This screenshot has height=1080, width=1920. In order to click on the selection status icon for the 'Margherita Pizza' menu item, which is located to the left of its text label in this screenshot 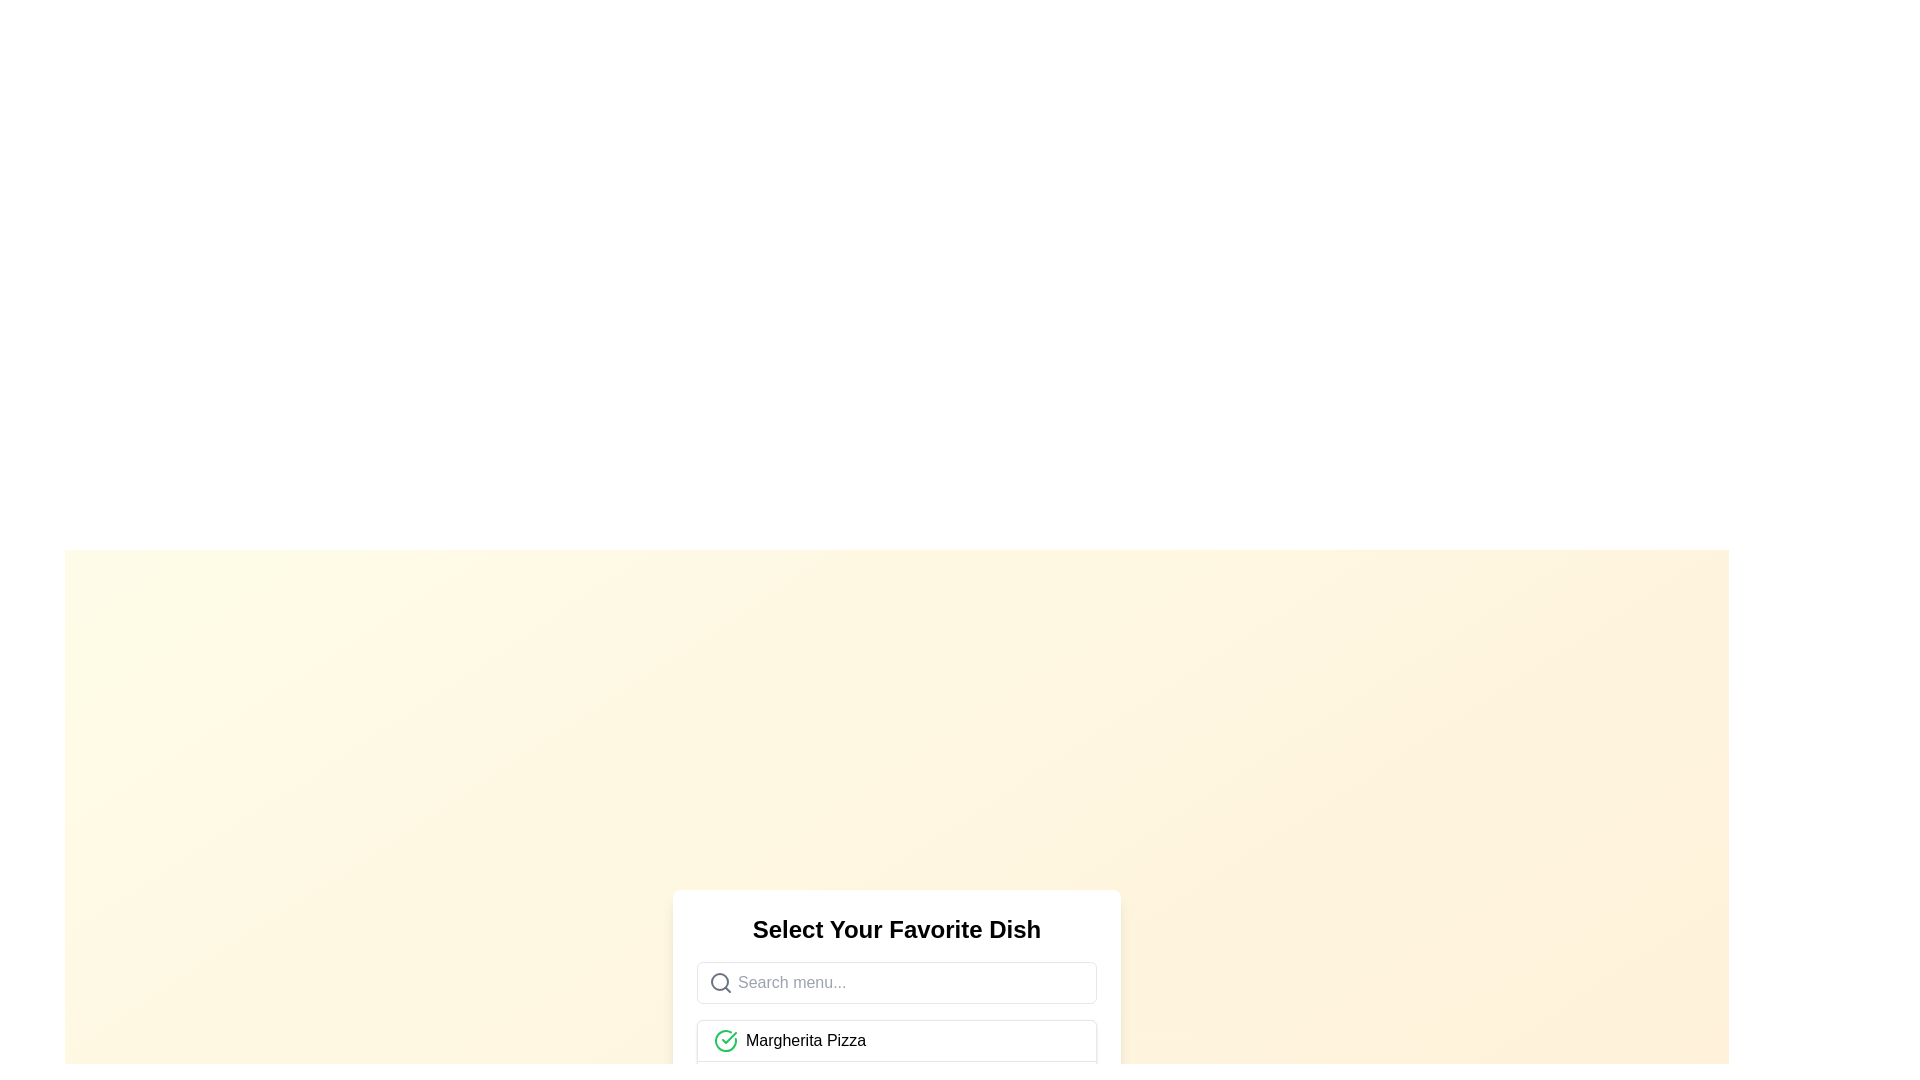, I will do `click(724, 1039)`.